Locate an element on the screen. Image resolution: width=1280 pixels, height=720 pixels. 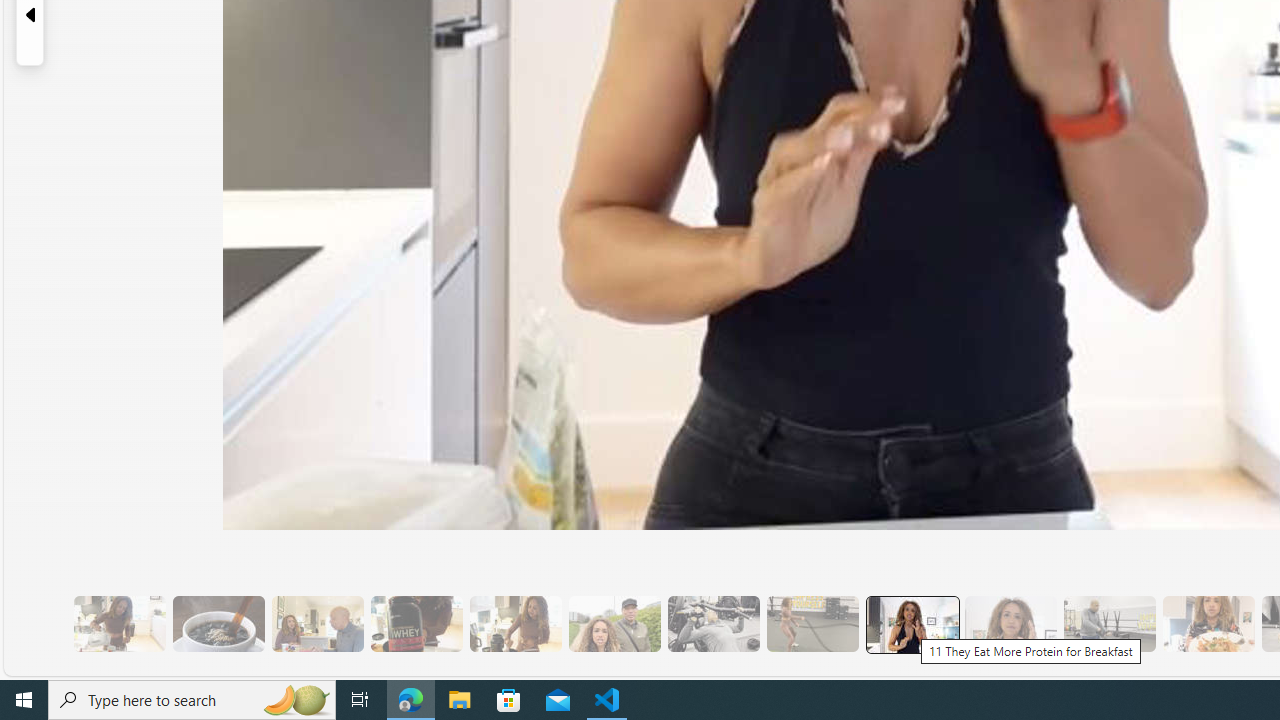
'9 They Do Bench Exercises' is located at coordinates (713, 623).